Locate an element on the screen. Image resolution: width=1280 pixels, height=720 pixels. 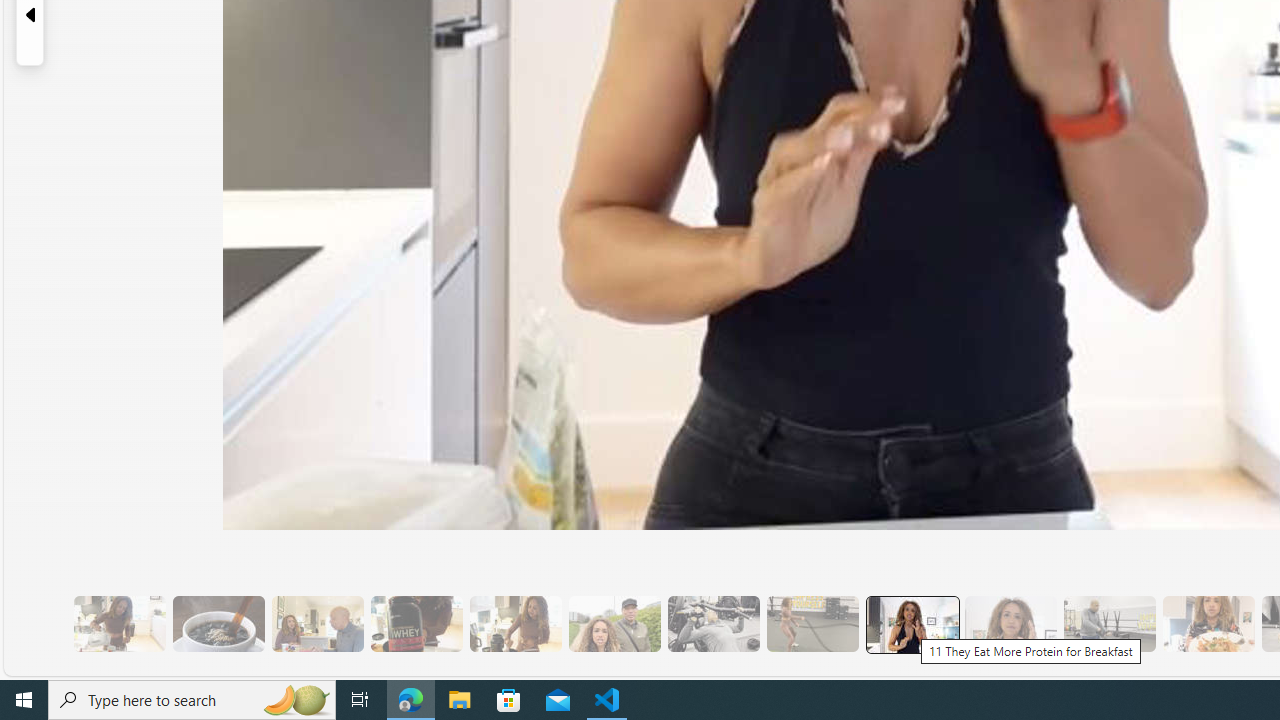
'9 They Do Bench Exercises' is located at coordinates (713, 623).